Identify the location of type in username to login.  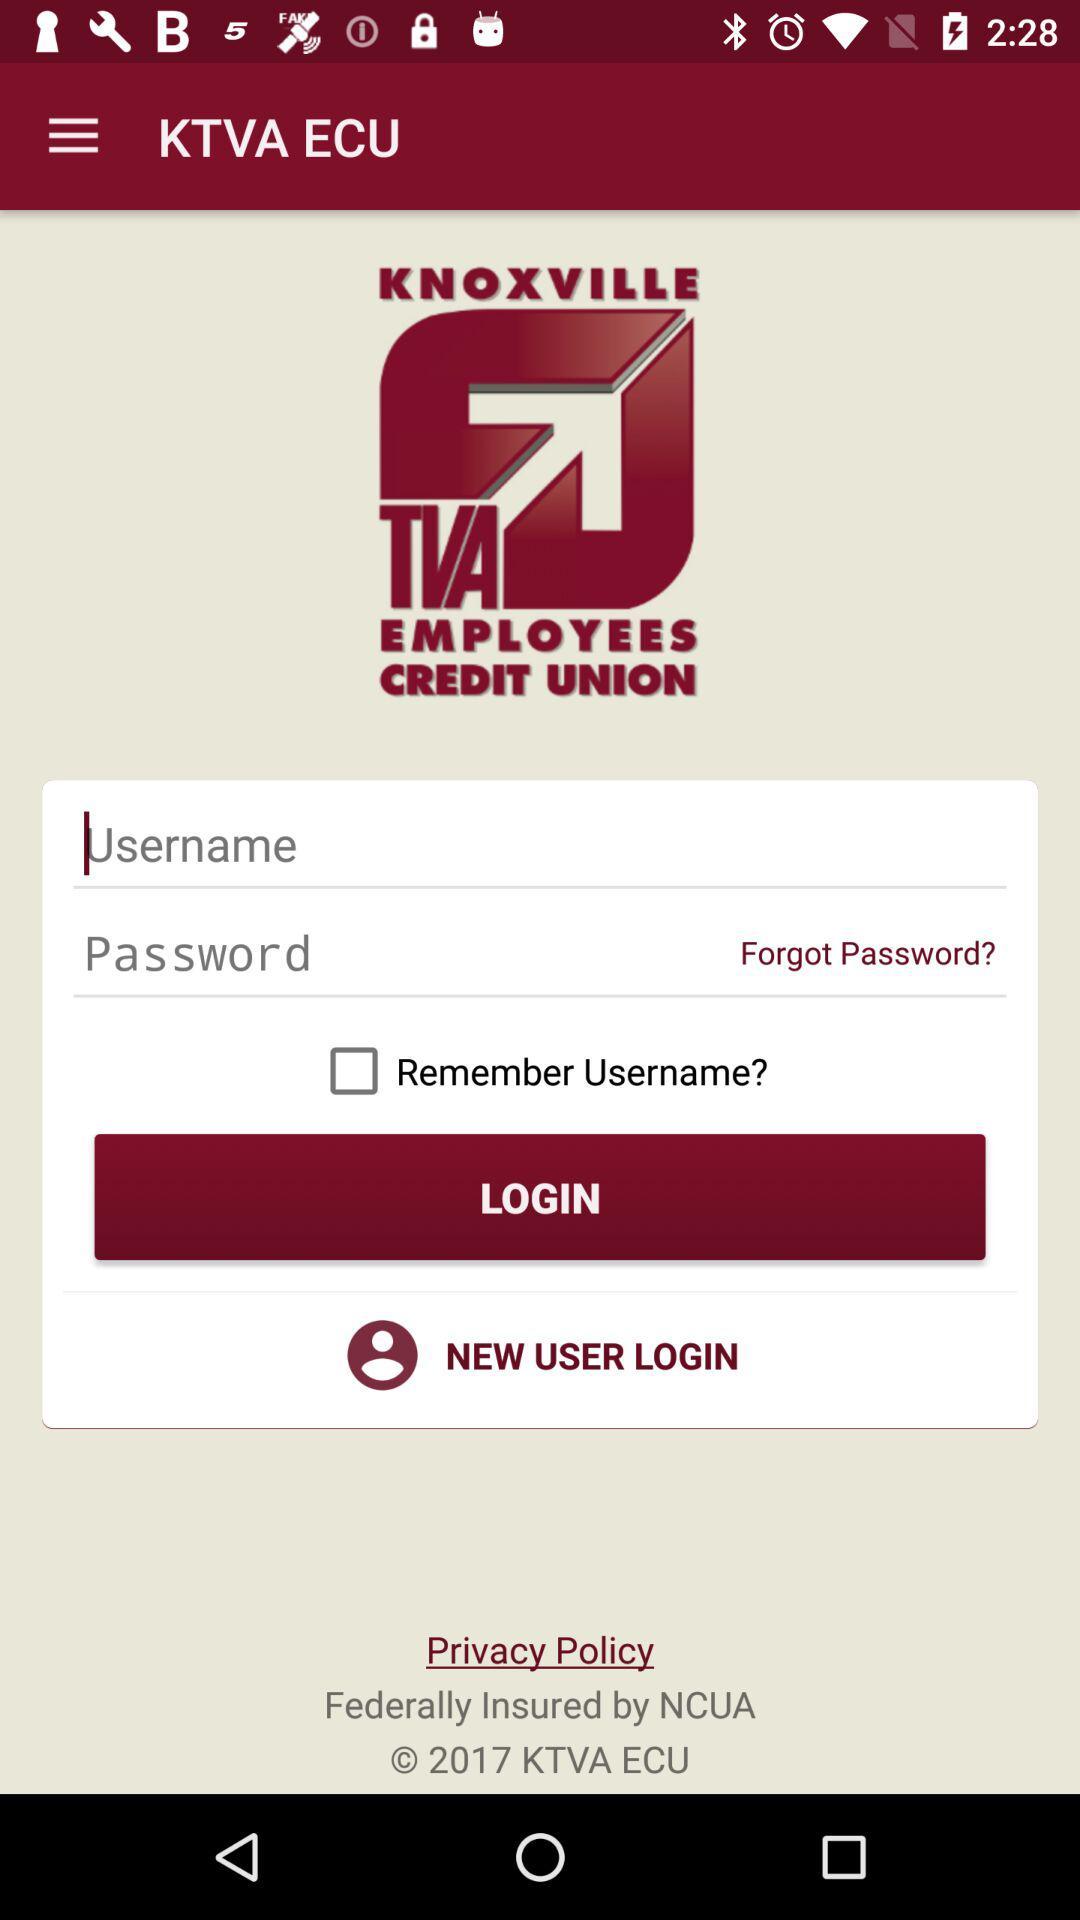
(540, 843).